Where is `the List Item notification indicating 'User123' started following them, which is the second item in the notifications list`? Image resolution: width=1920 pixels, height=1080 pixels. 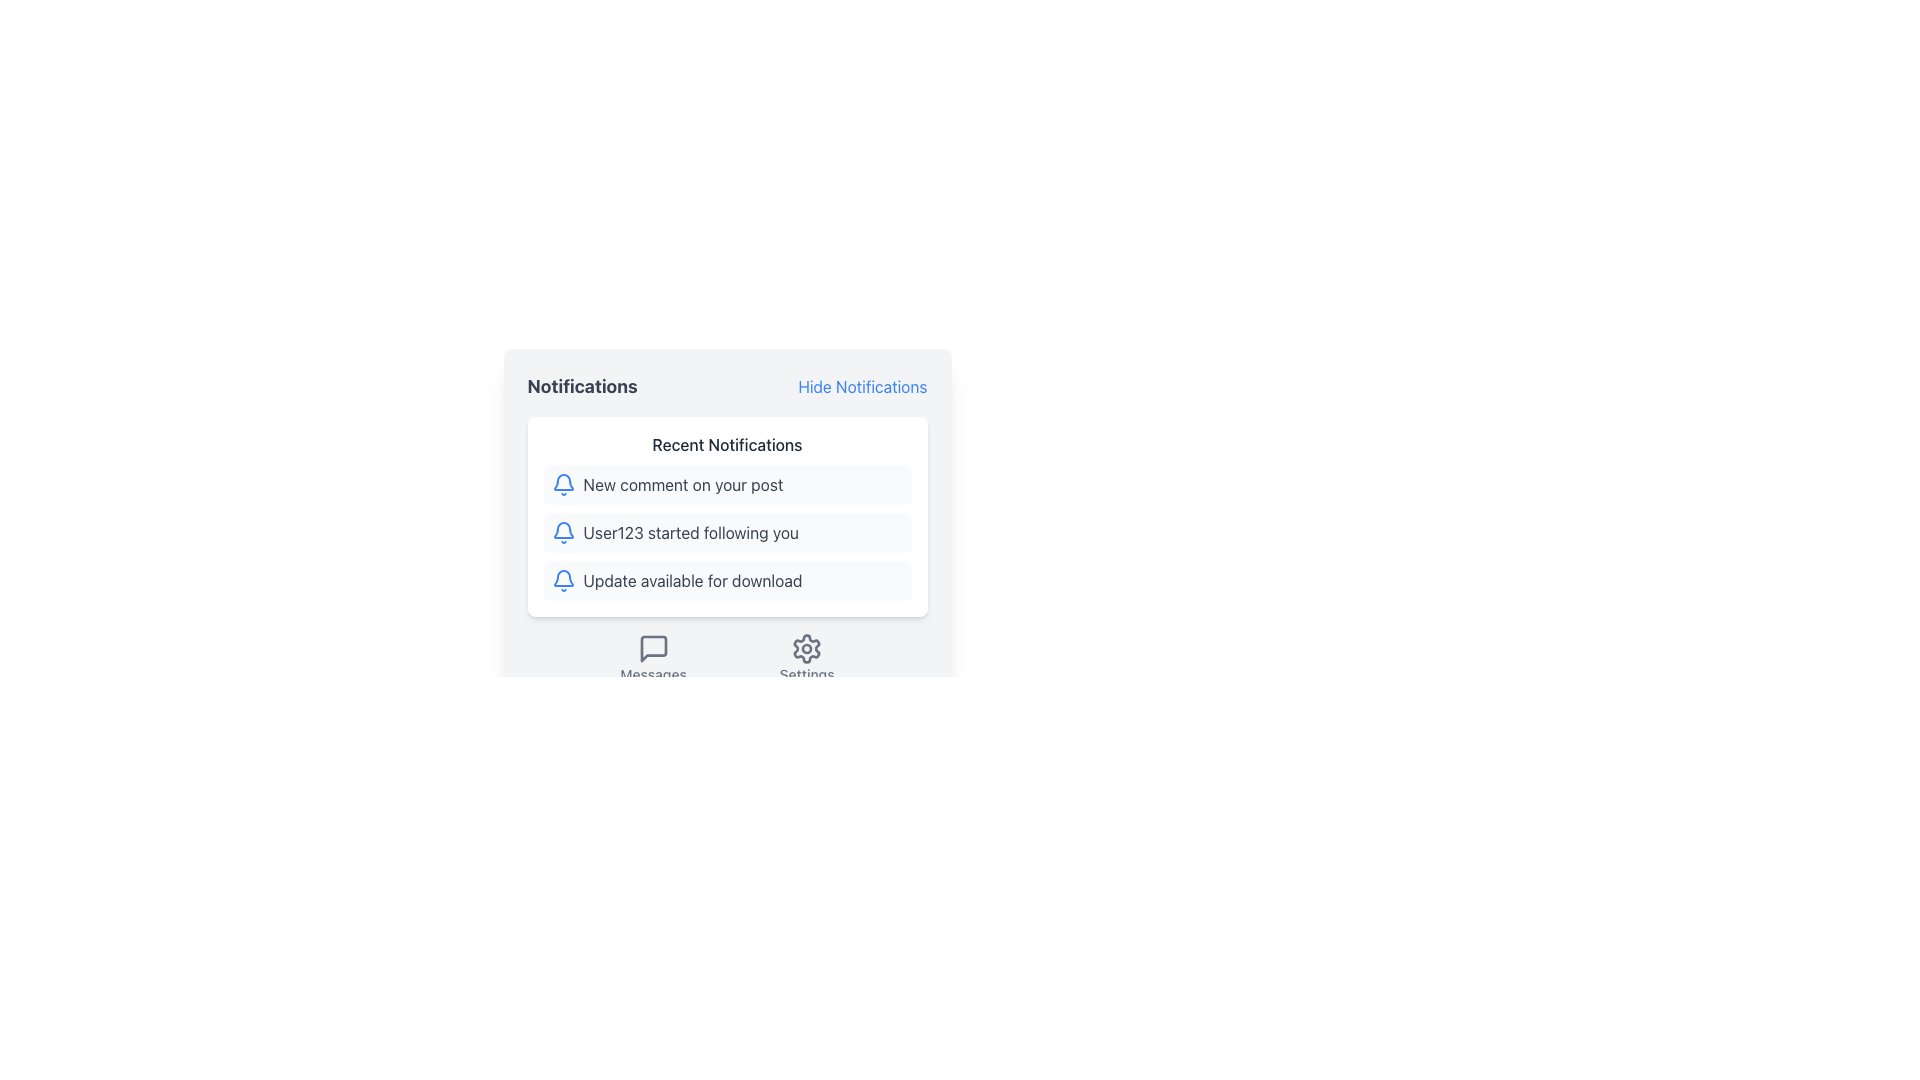 the List Item notification indicating 'User123' started following them, which is the second item in the notifications list is located at coordinates (726, 531).